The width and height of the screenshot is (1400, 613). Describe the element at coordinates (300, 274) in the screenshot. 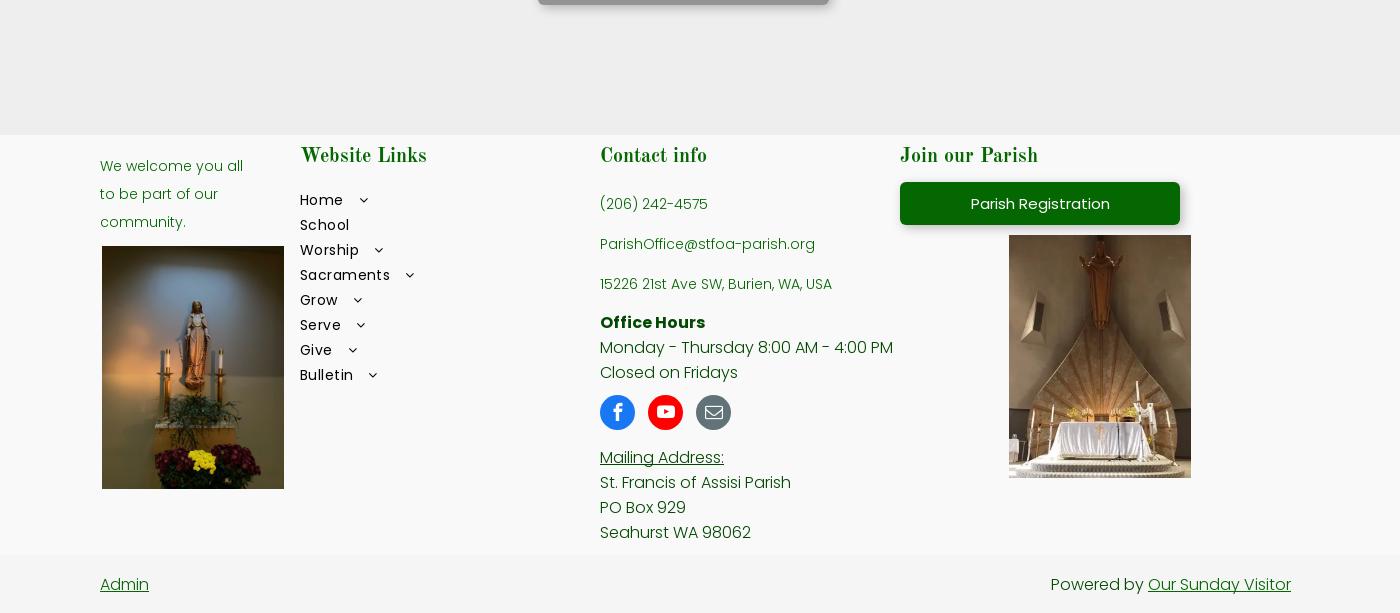

I see `'Sacraments'` at that location.